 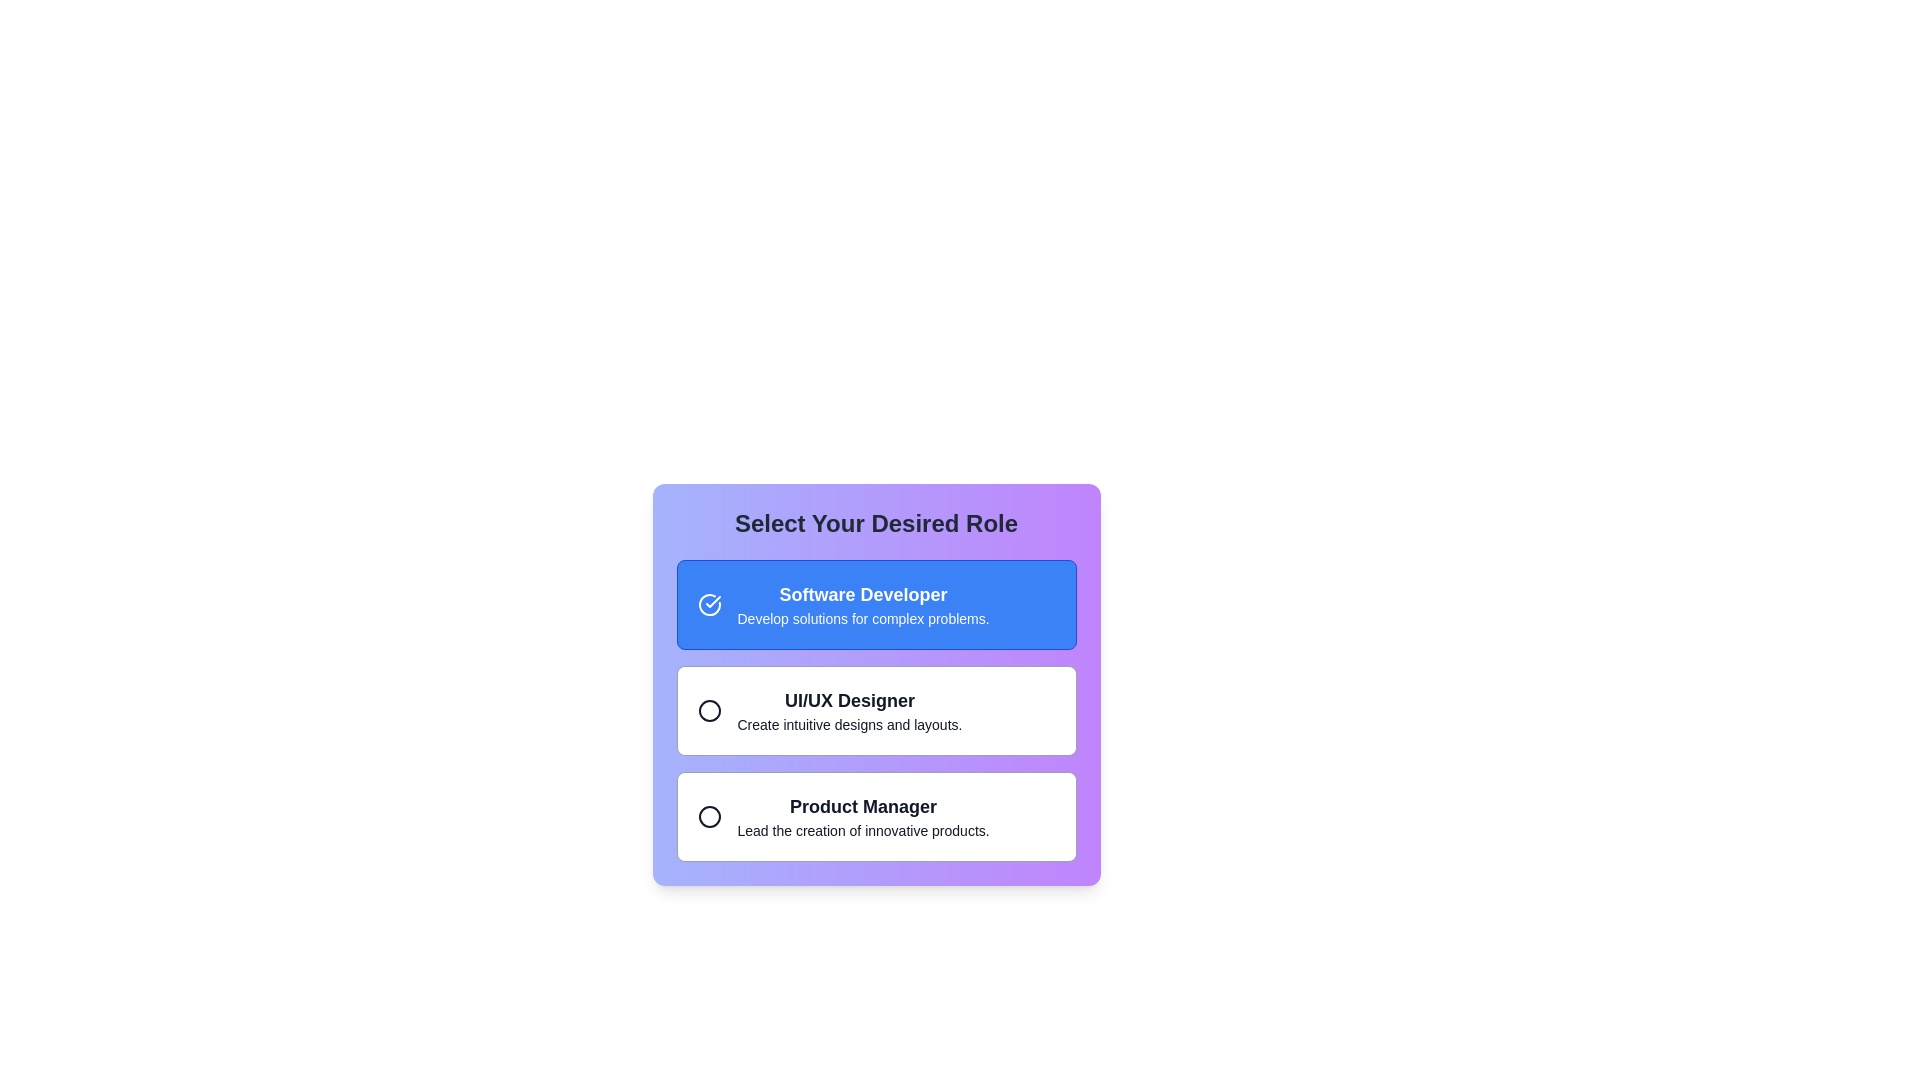 What do you see at coordinates (863, 604) in the screenshot?
I see `the first selectable option for the 'Software Developer' role, which is visually distinguished by its blue background` at bounding box center [863, 604].